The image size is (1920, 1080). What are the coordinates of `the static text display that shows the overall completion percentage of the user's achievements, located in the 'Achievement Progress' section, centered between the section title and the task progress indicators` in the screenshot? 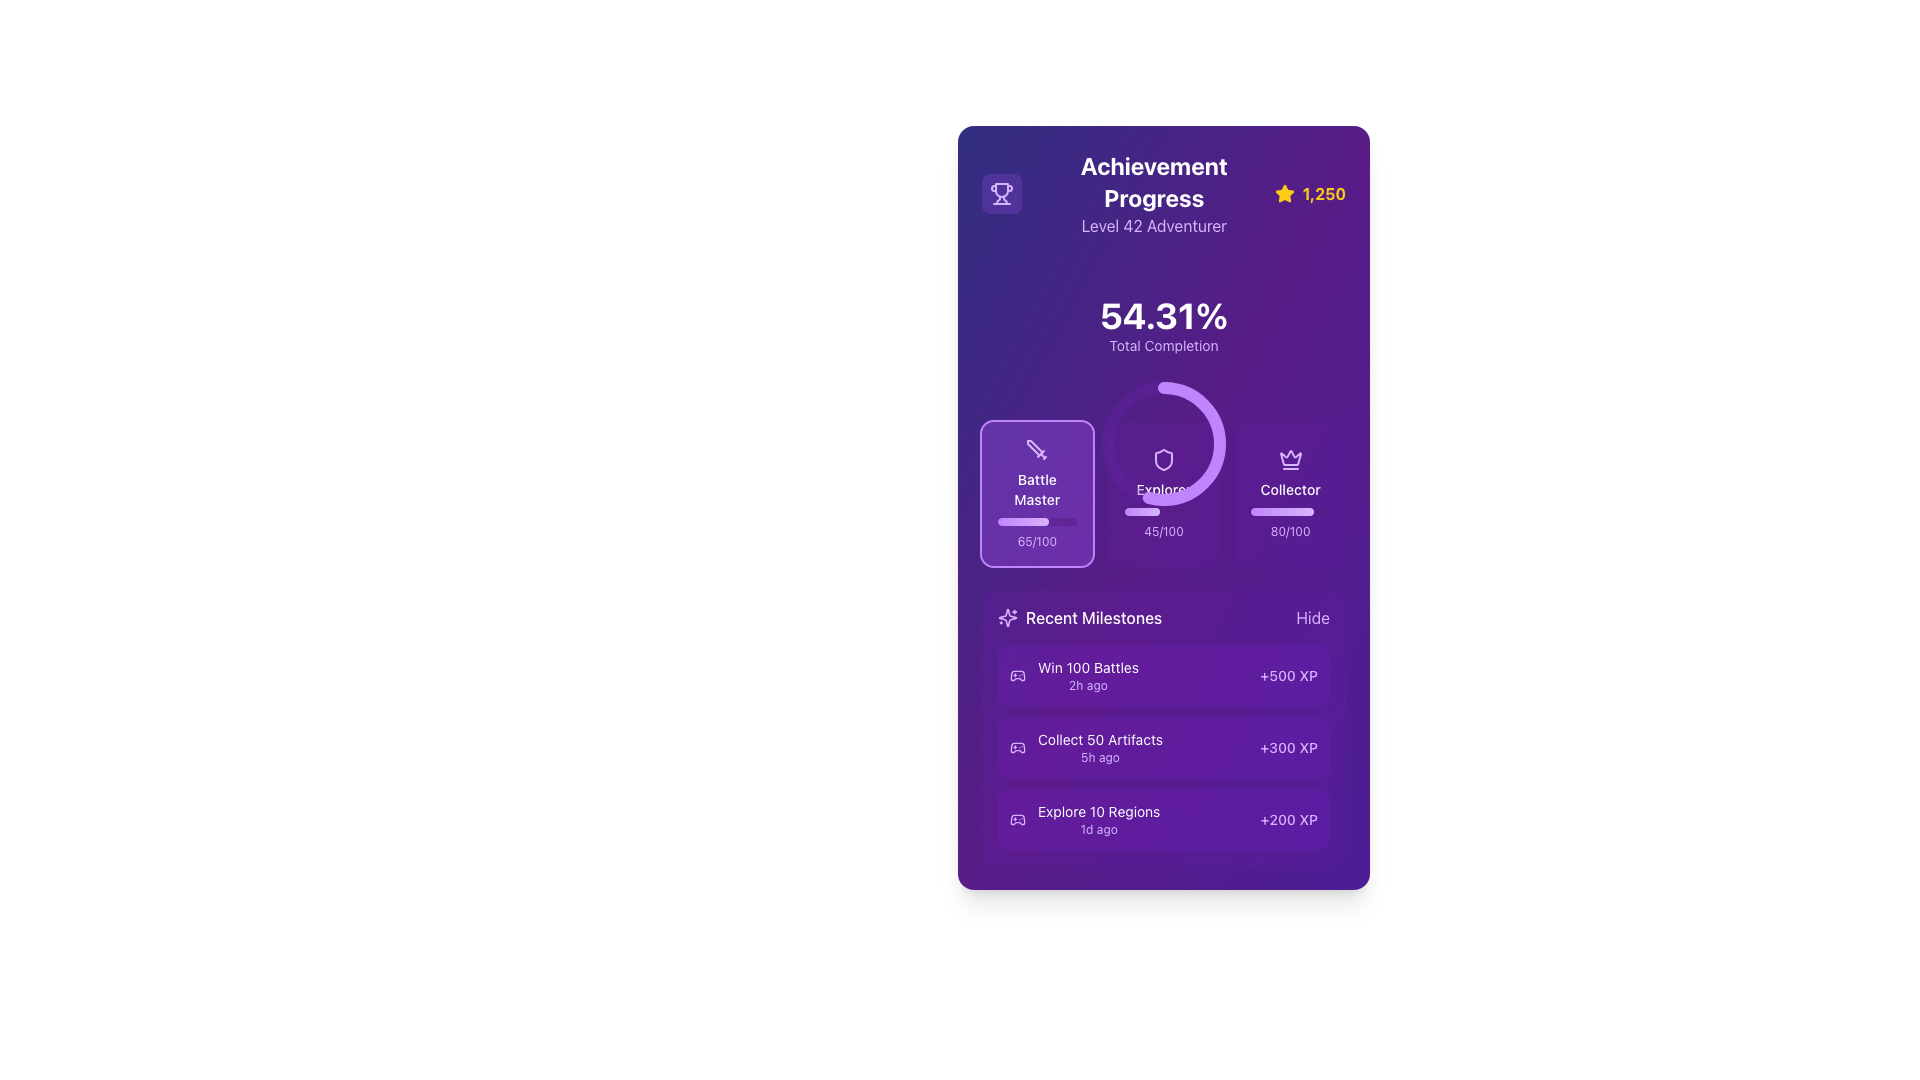 It's located at (1163, 325).